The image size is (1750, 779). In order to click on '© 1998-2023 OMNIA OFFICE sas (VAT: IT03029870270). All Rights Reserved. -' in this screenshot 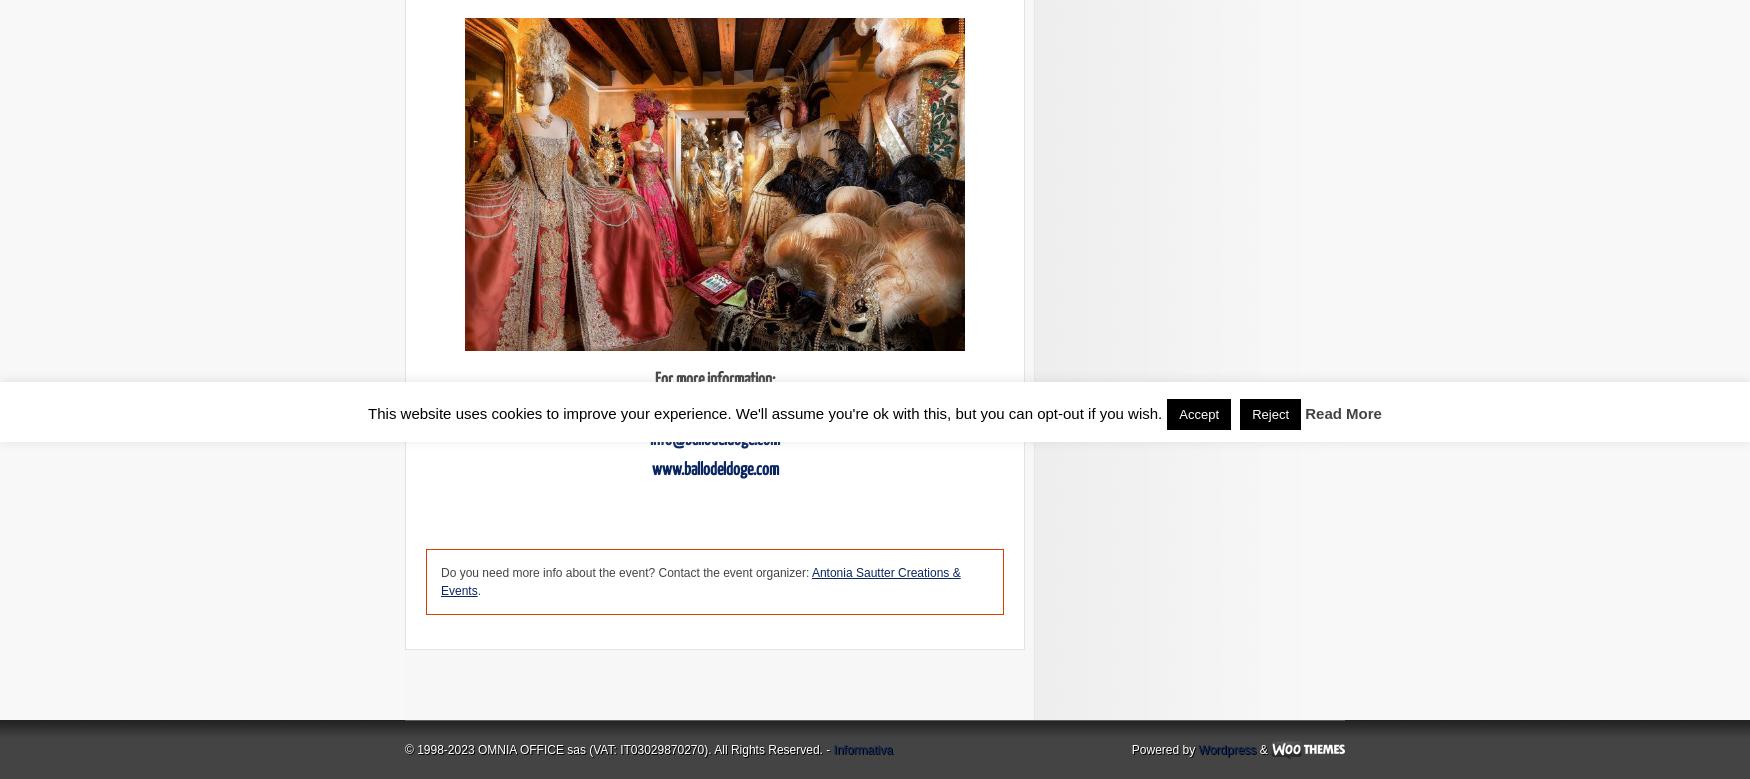, I will do `click(403, 749)`.